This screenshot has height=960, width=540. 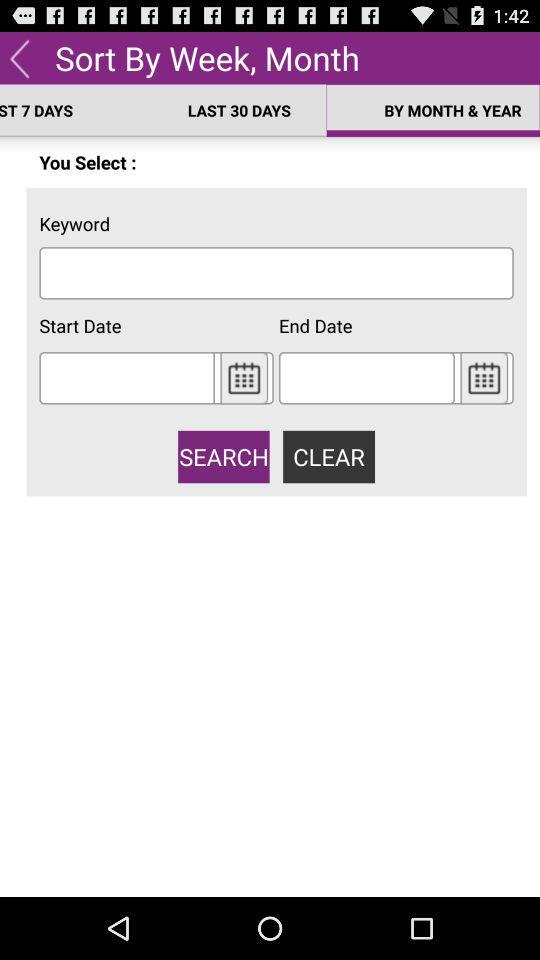 I want to click on button to the right of the search, so click(x=329, y=456).